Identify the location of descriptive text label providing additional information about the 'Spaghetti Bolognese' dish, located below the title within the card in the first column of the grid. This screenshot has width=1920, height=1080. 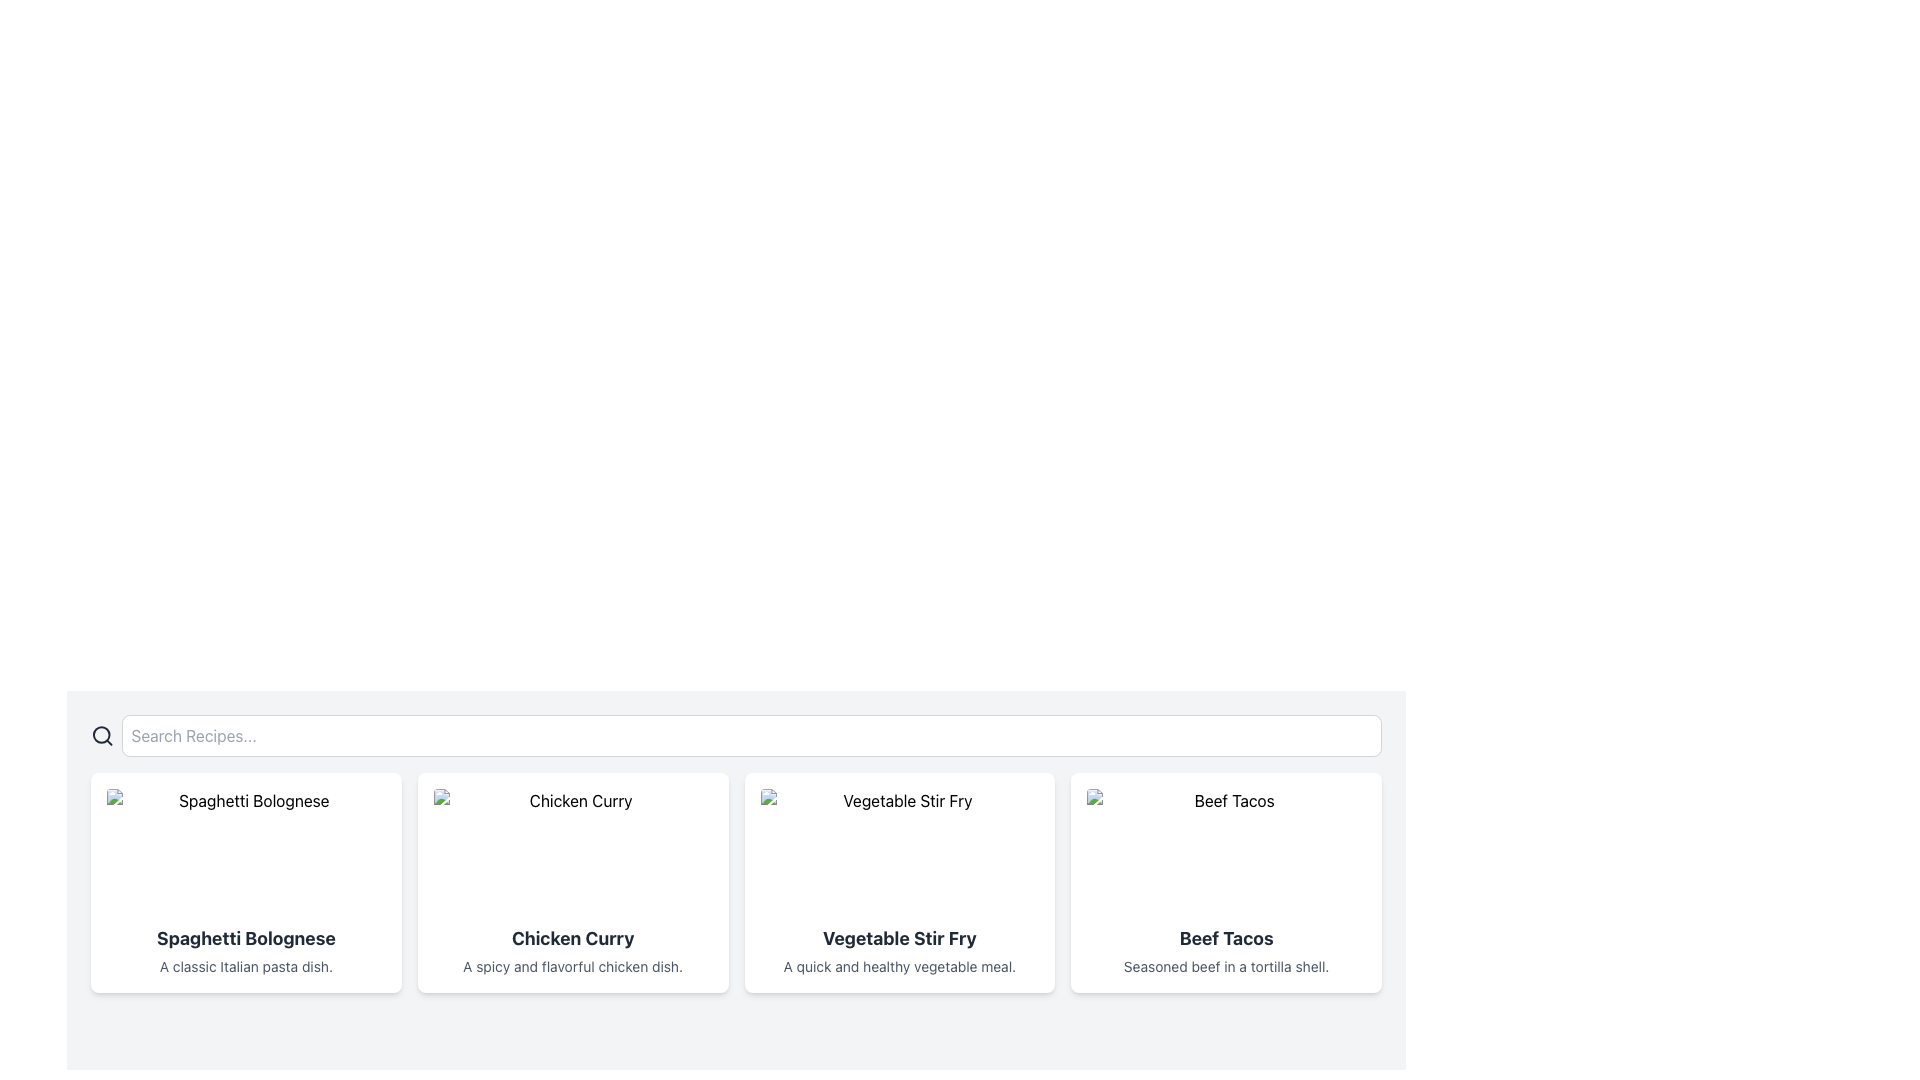
(245, 966).